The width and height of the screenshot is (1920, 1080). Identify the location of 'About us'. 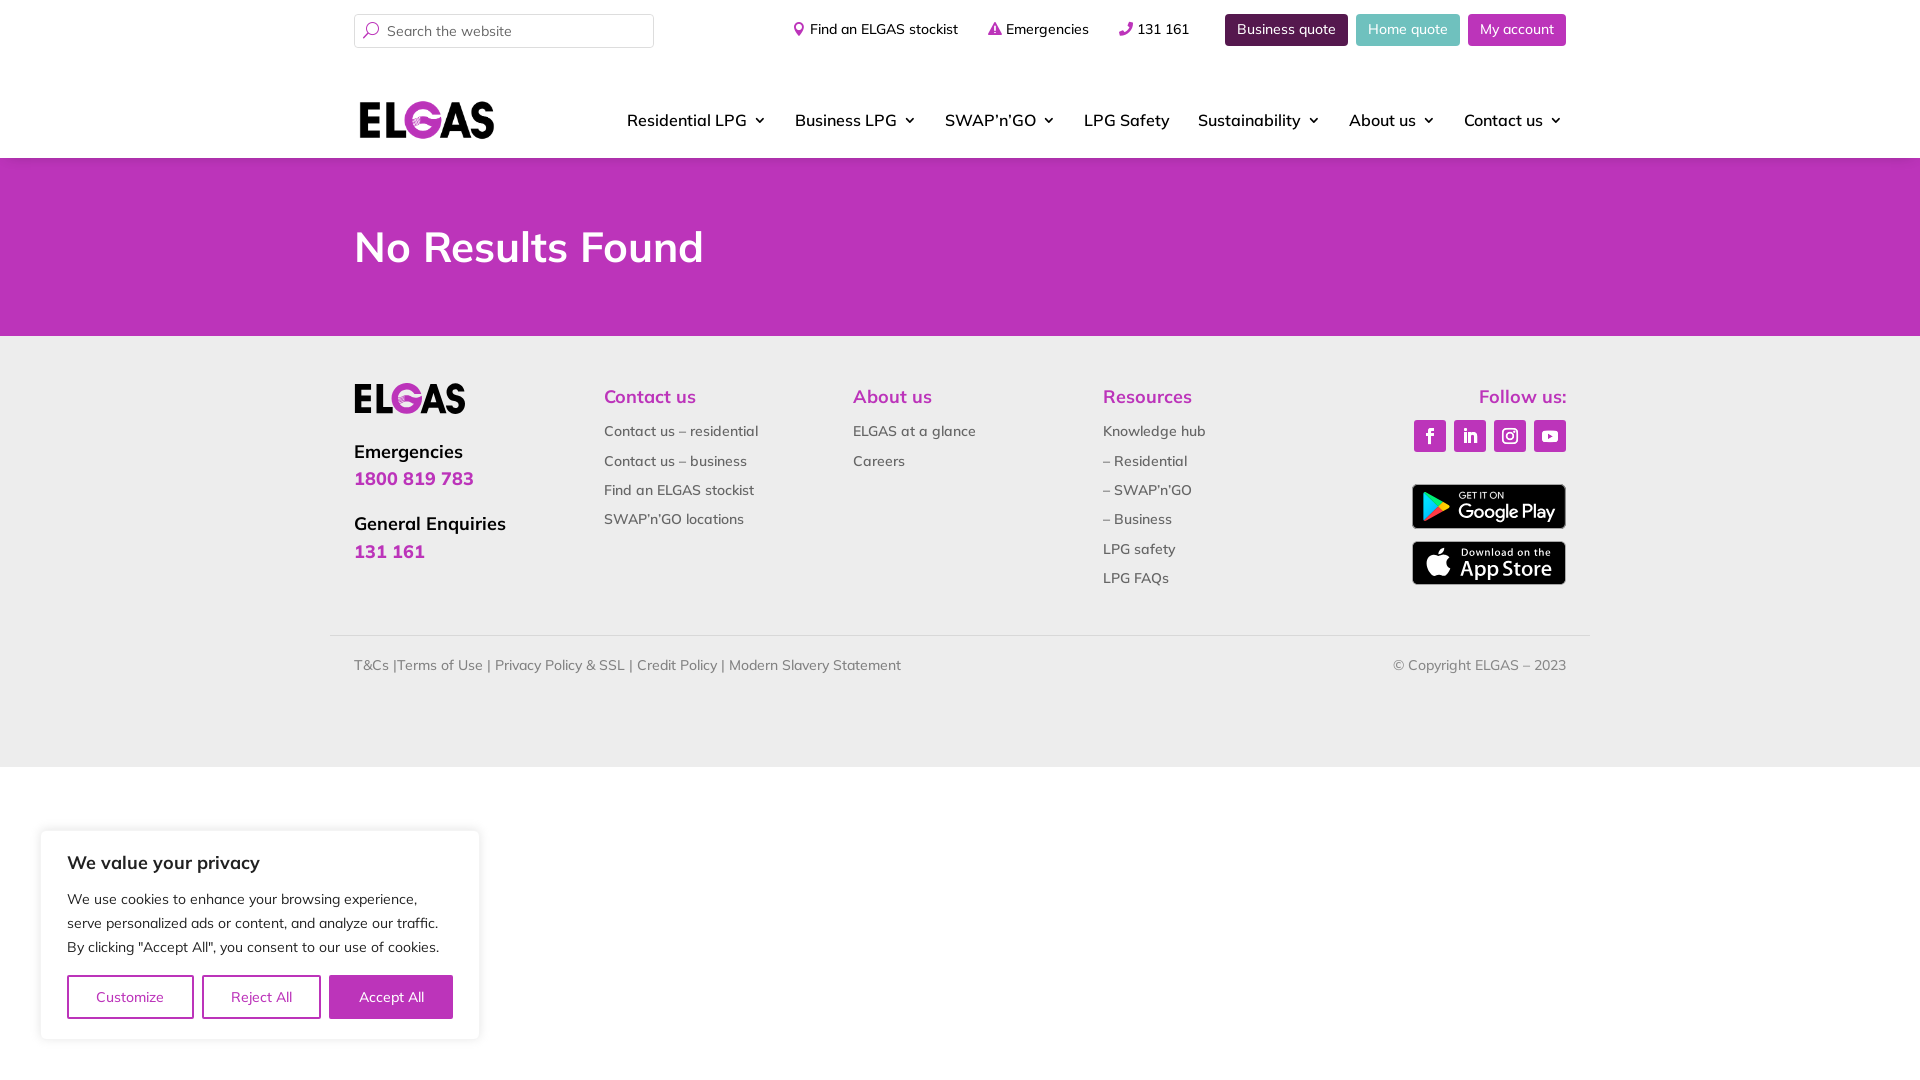
(1391, 119).